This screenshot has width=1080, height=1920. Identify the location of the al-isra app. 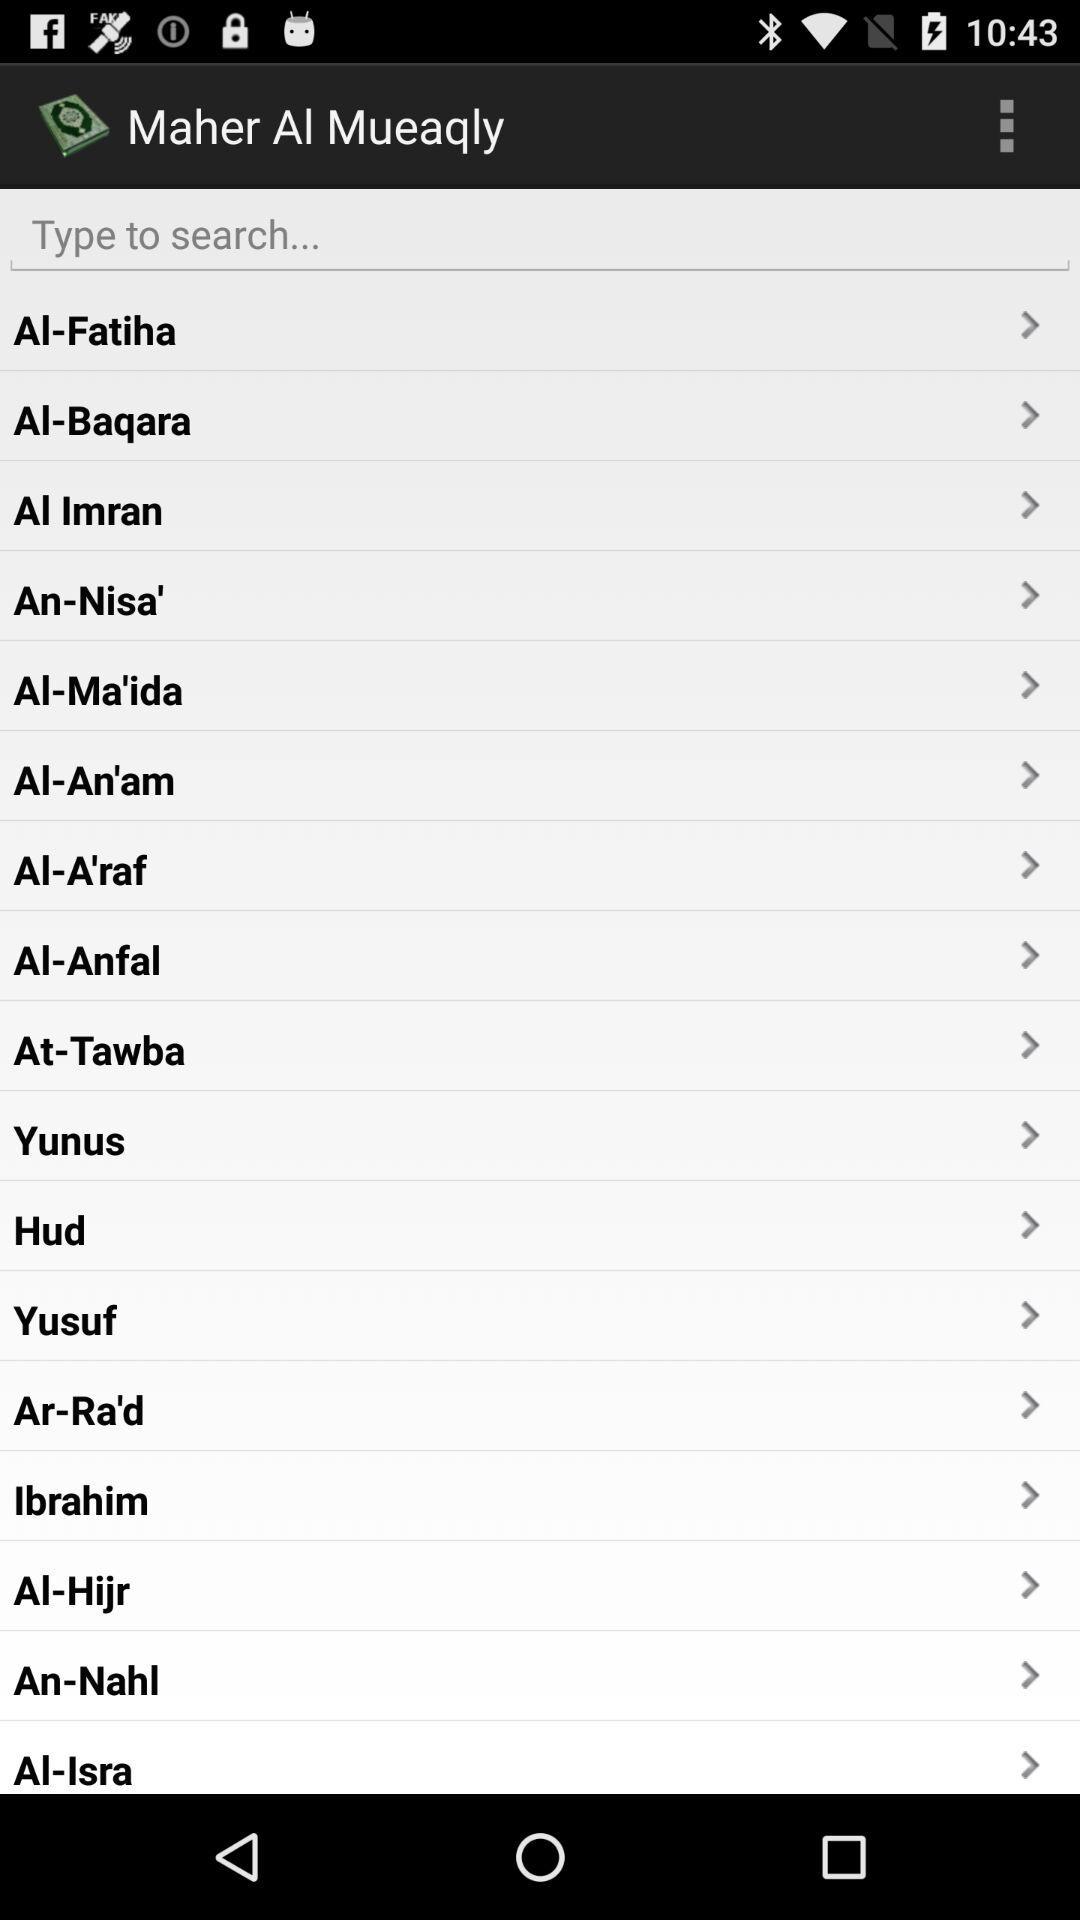
(72, 1768).